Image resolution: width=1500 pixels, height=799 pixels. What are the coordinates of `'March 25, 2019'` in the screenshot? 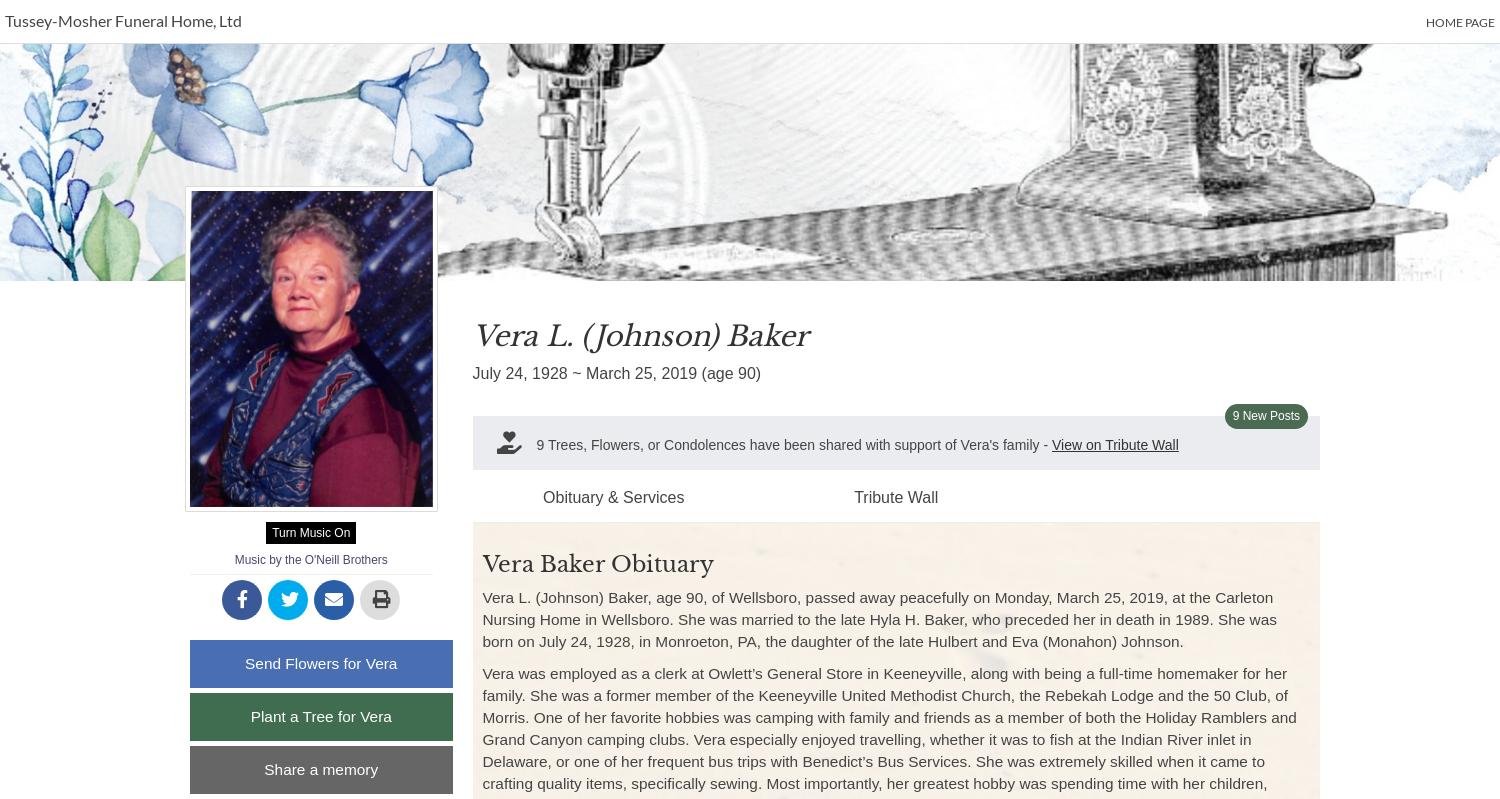 It's located at (640, 373).